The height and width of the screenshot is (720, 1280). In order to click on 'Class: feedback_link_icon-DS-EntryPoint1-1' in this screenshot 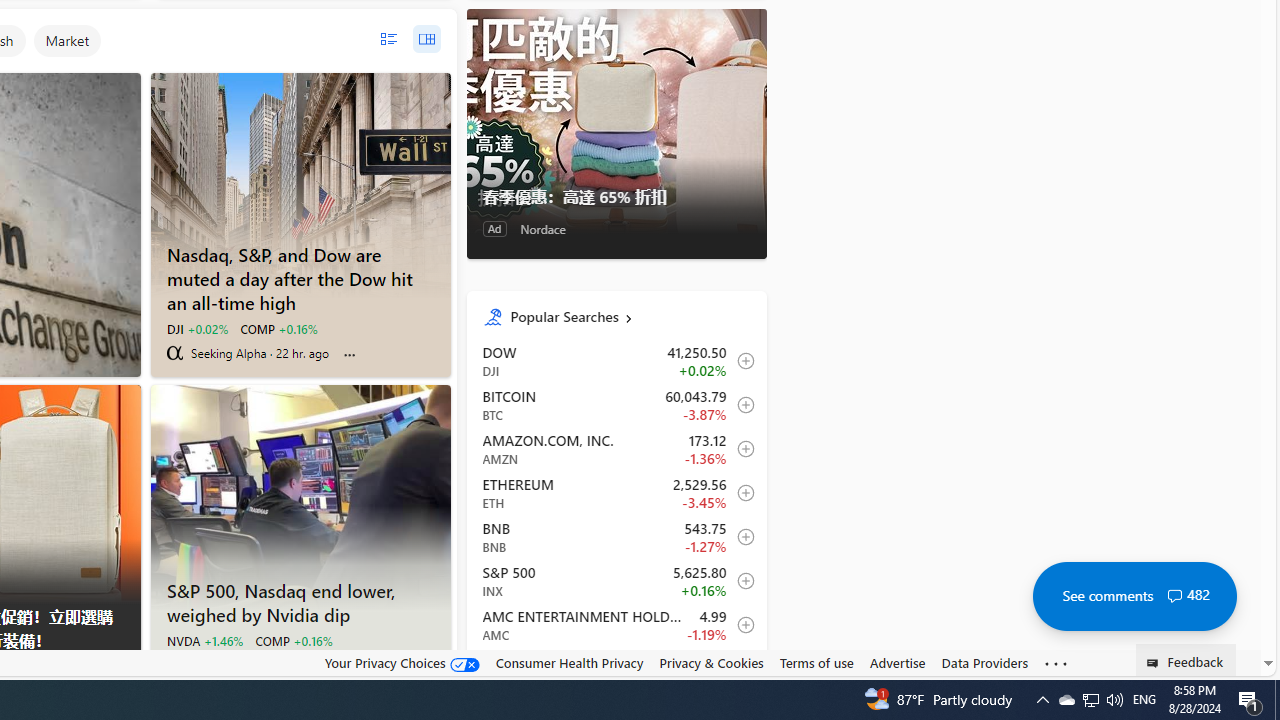, I will do `click(1156, 663)`.